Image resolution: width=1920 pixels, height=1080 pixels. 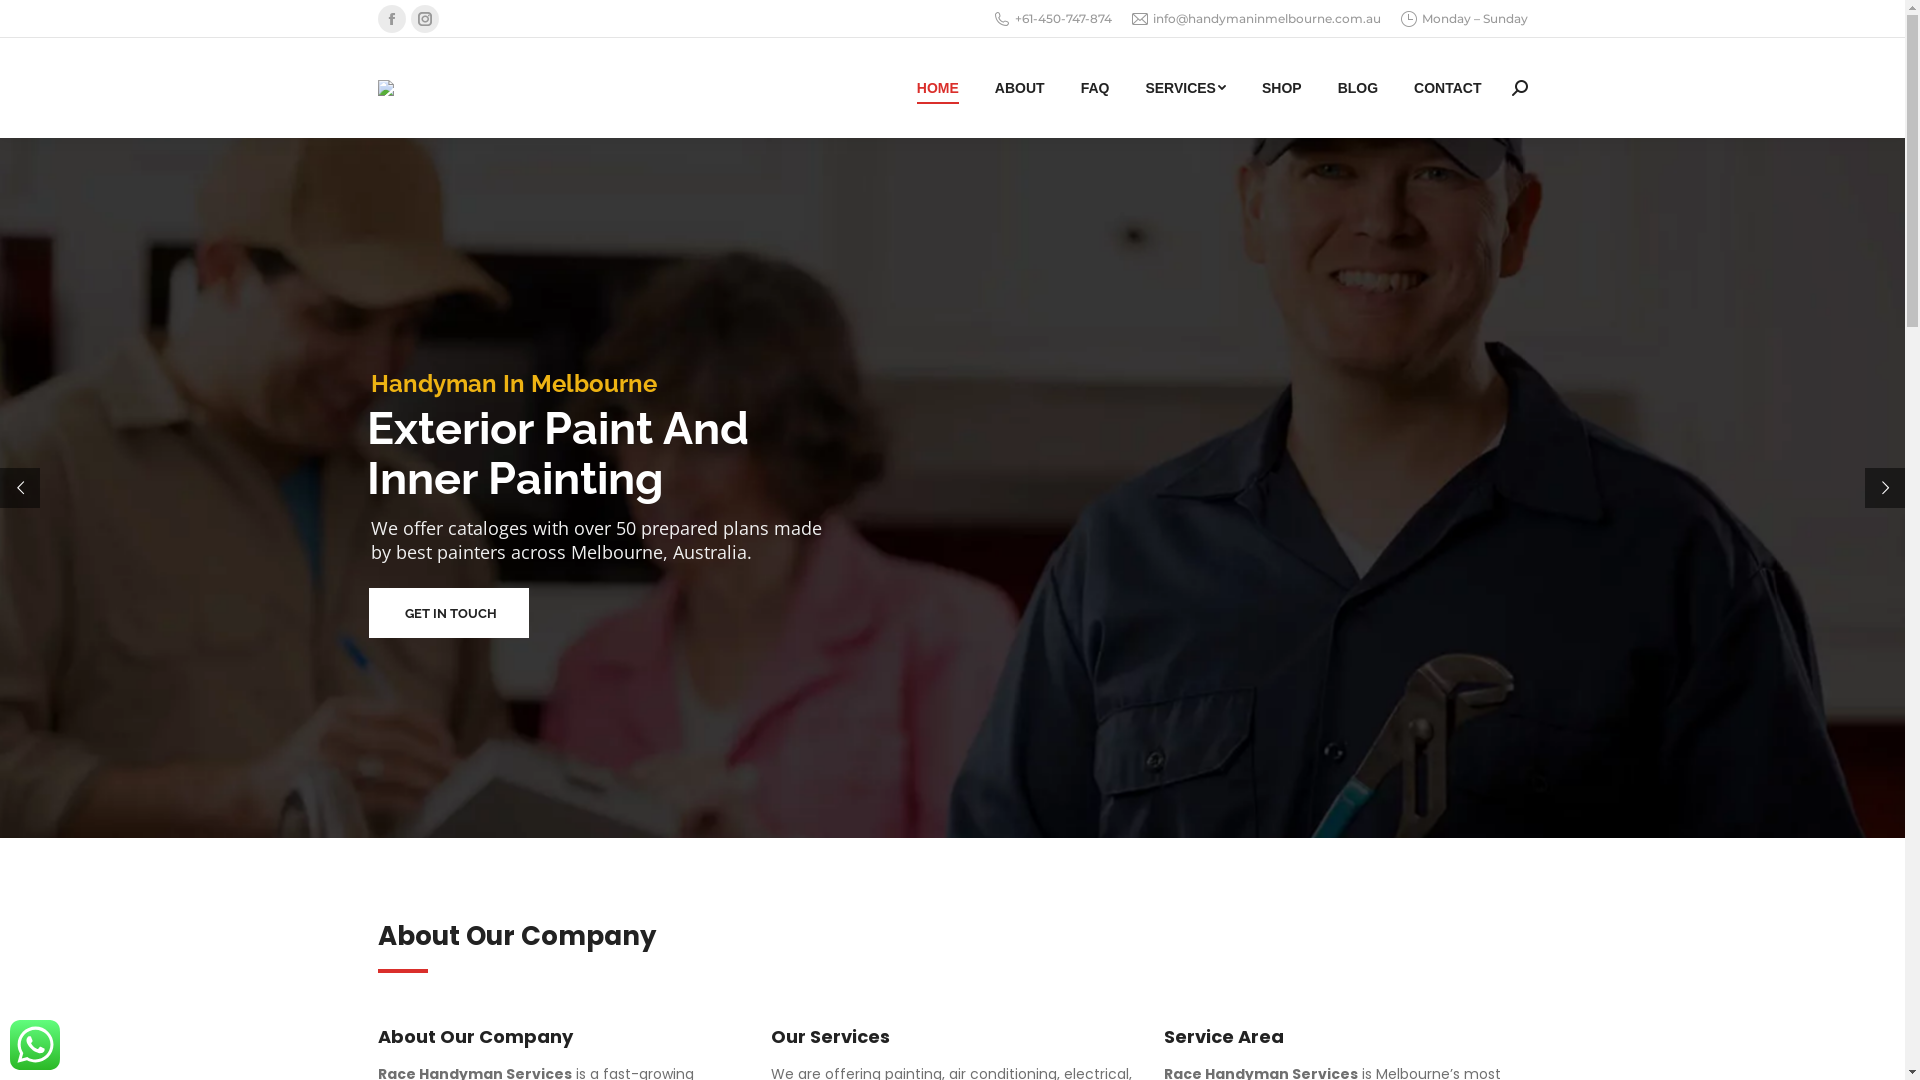 I want to click on 'info@handymaninmelbourne.com.au', so click(x=1255, y=19).